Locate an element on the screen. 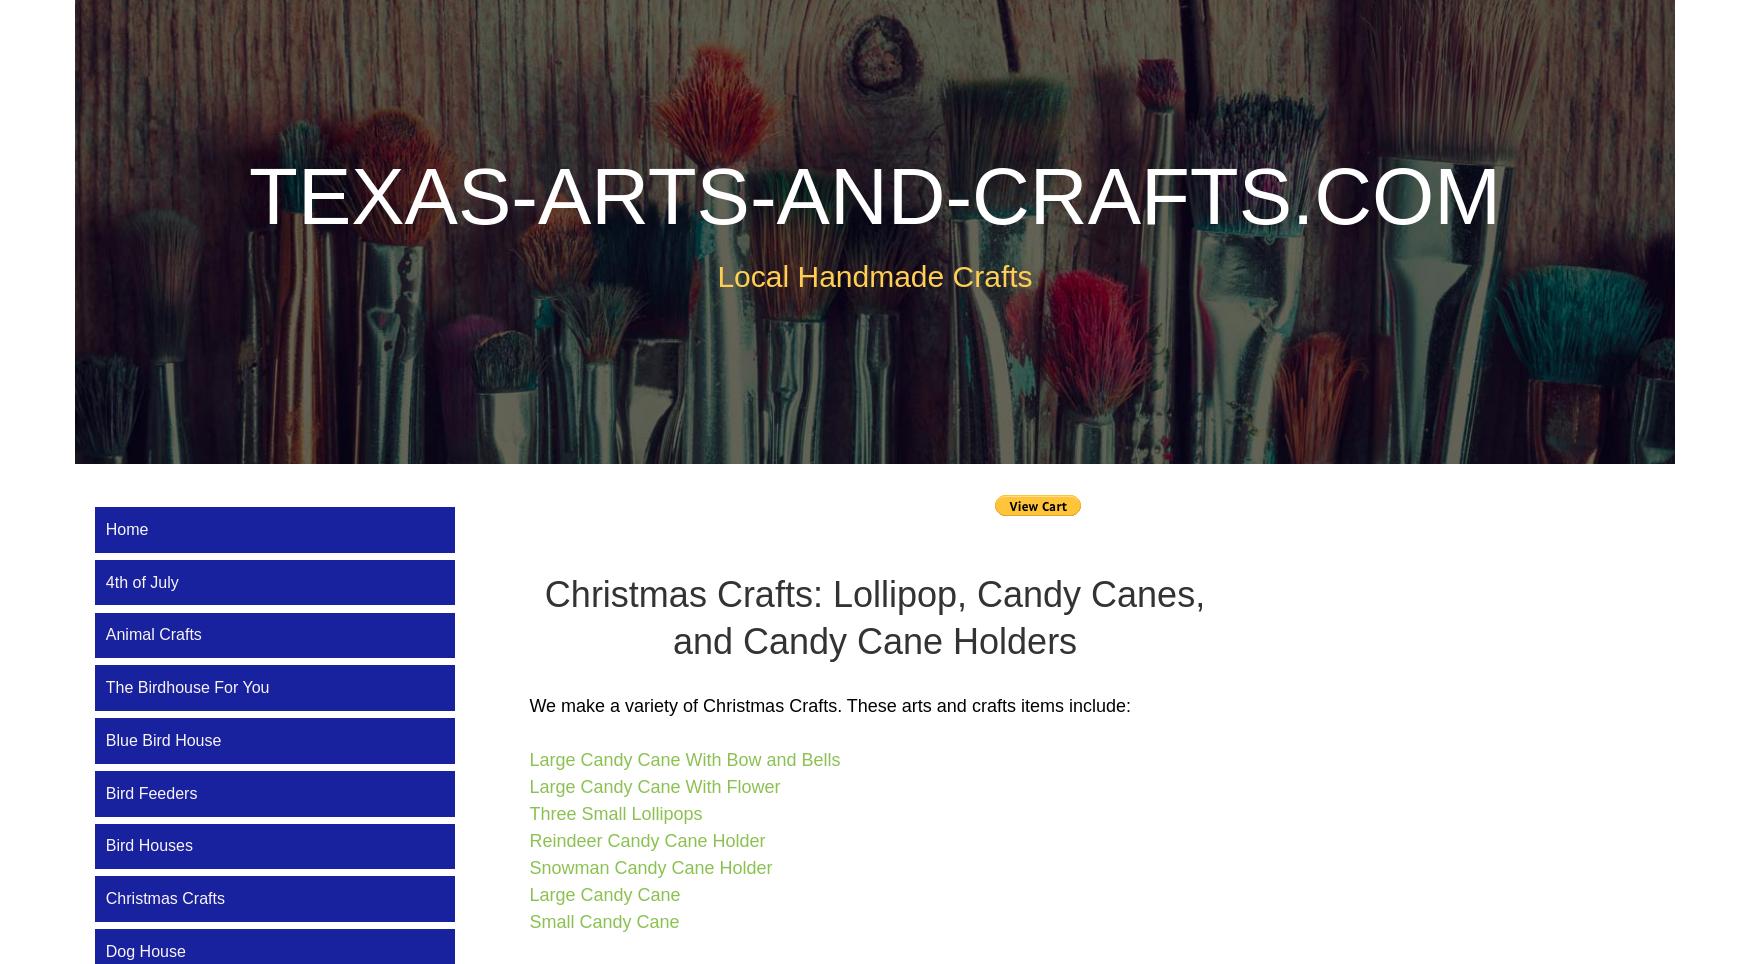 The width and height of the screenshot is (1750, 964). 'Animal Crafts' is located at coordinates (105, 634).